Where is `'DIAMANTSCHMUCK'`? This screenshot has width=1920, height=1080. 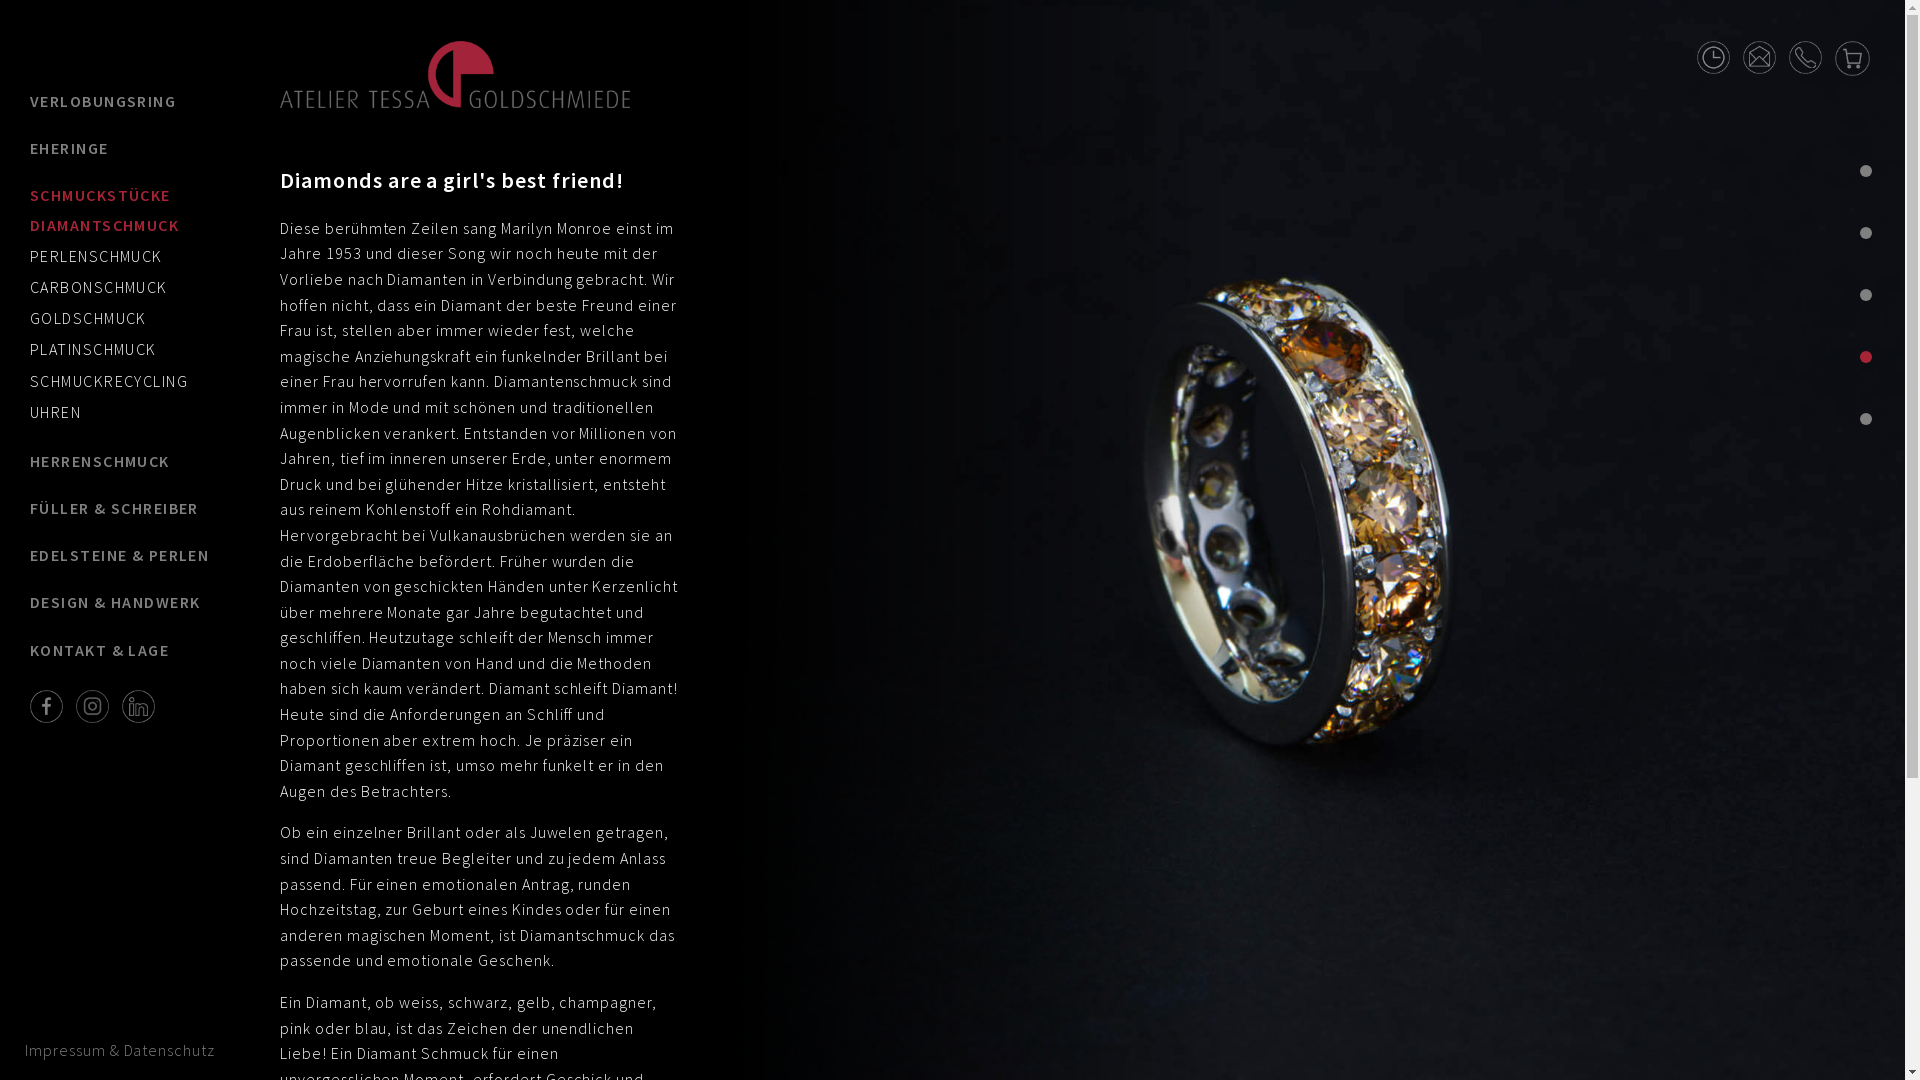
'DIAMANTSCHMUCK' is located at coordinates (103, 224).